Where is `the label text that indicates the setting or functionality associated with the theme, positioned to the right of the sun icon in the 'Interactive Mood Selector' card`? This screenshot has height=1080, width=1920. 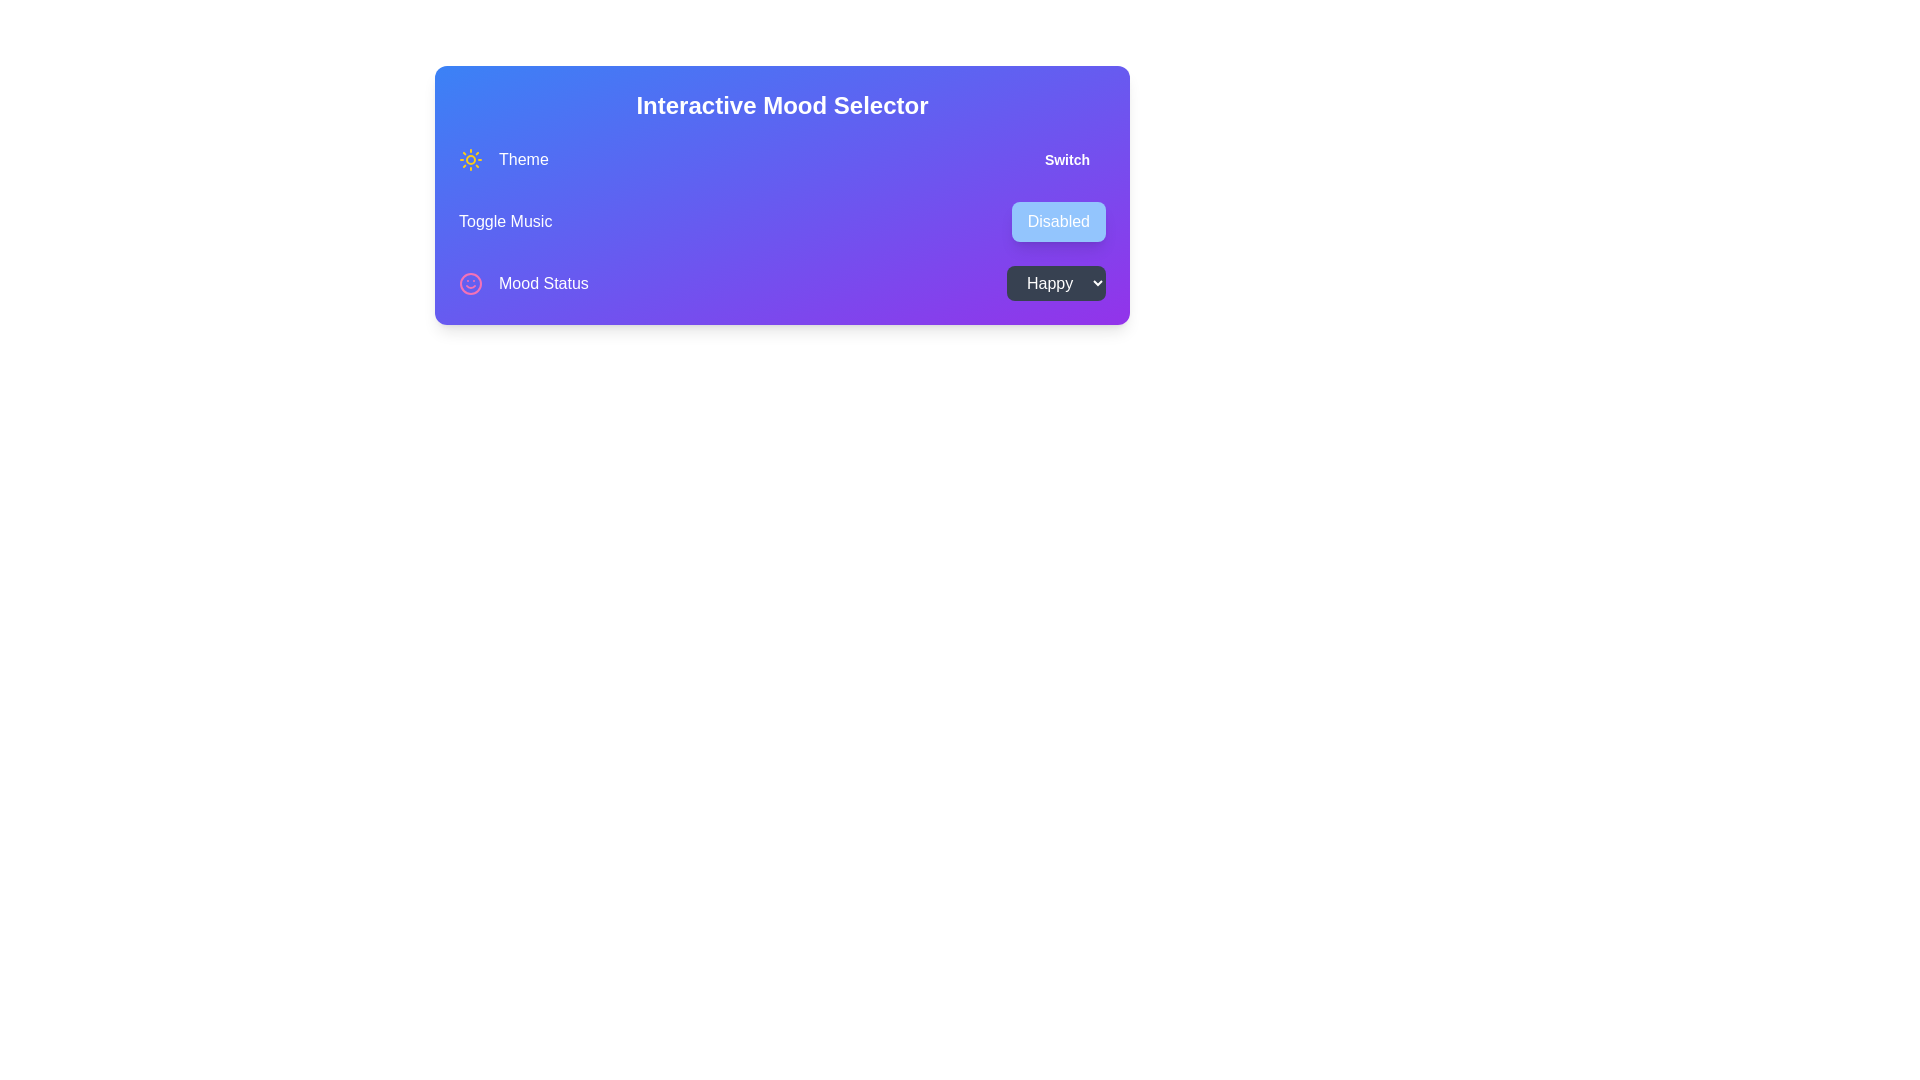
the label text that indicates the setting or functionality associated with the theme, positioned to the right of the sun icon in the 'Interactive Mood Selector' card is located at coordinates (523, 158).